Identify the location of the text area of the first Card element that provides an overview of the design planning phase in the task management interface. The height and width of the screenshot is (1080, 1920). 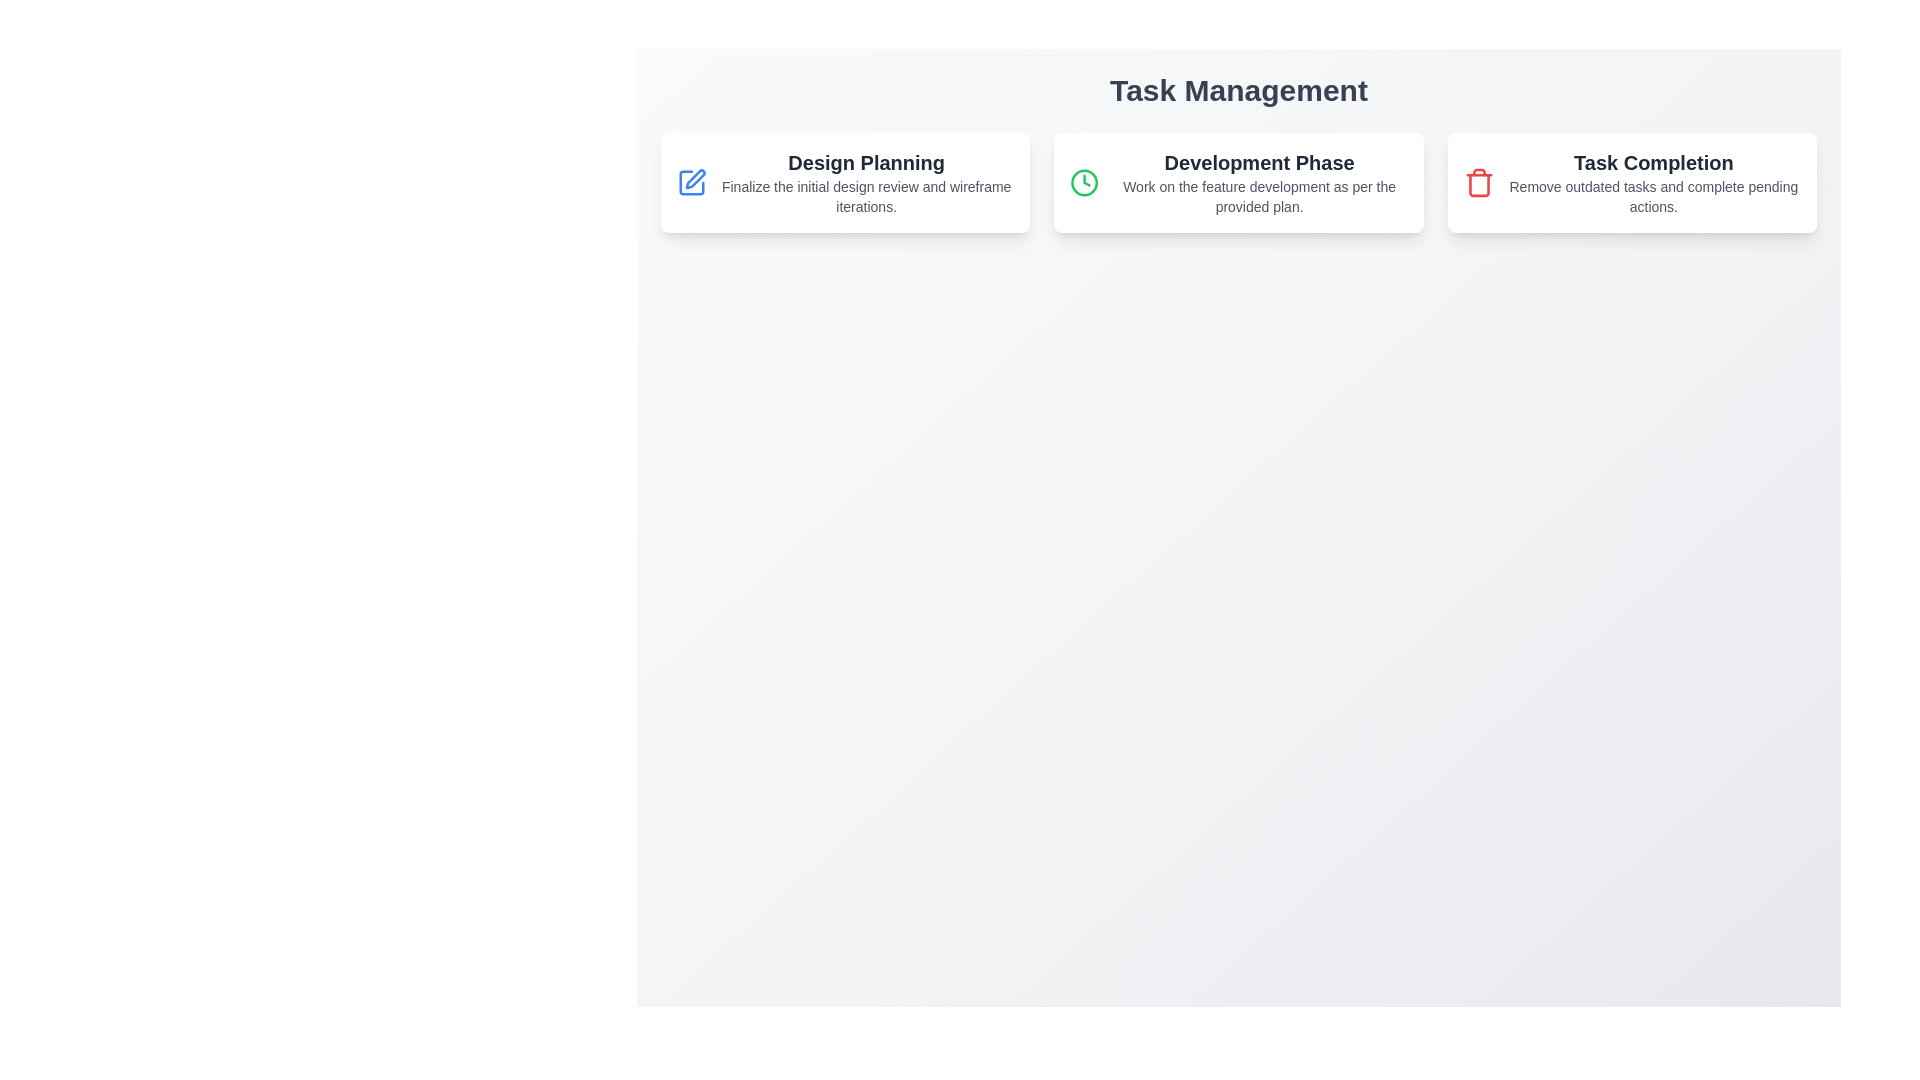
(845, 182).